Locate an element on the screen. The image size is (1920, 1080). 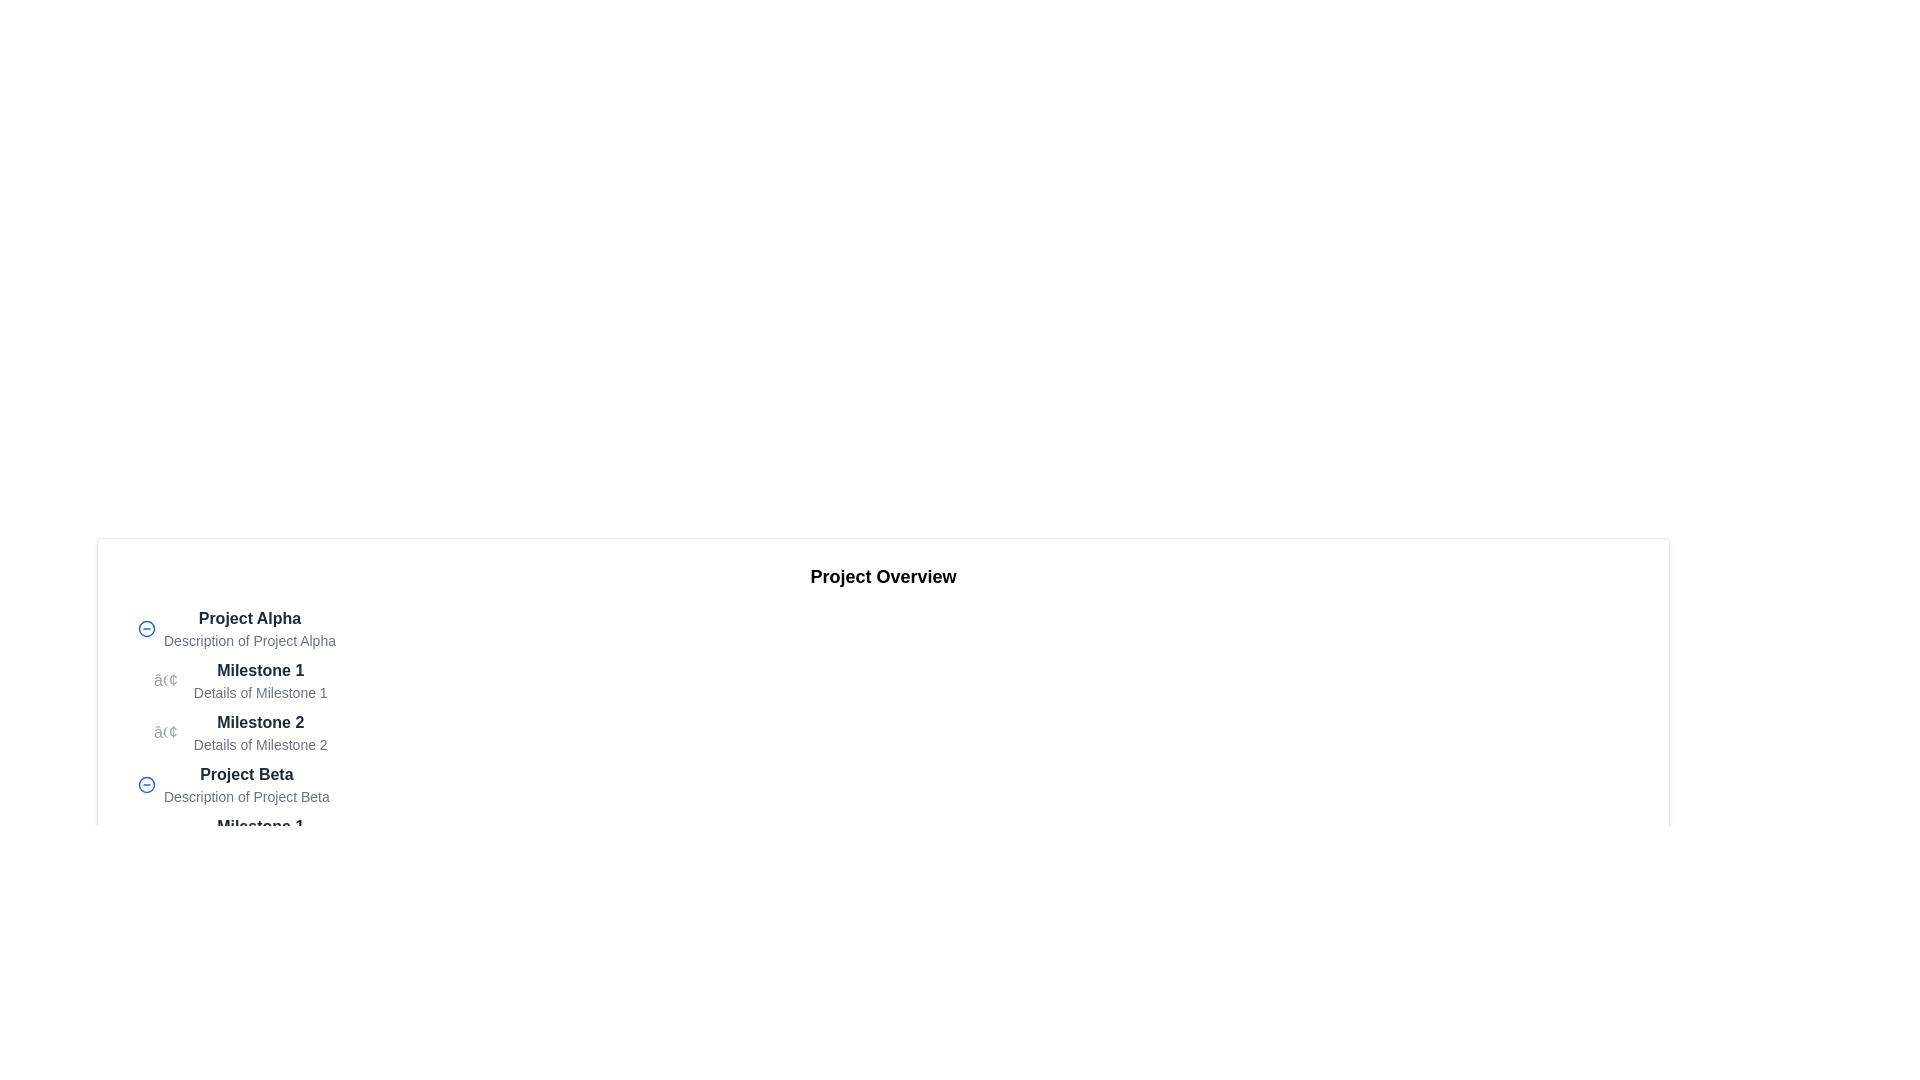
the blue circular button with a minus sign in the 'Project Alpha' section to minimize or collapse the project details is located at coordinates (146, 627).